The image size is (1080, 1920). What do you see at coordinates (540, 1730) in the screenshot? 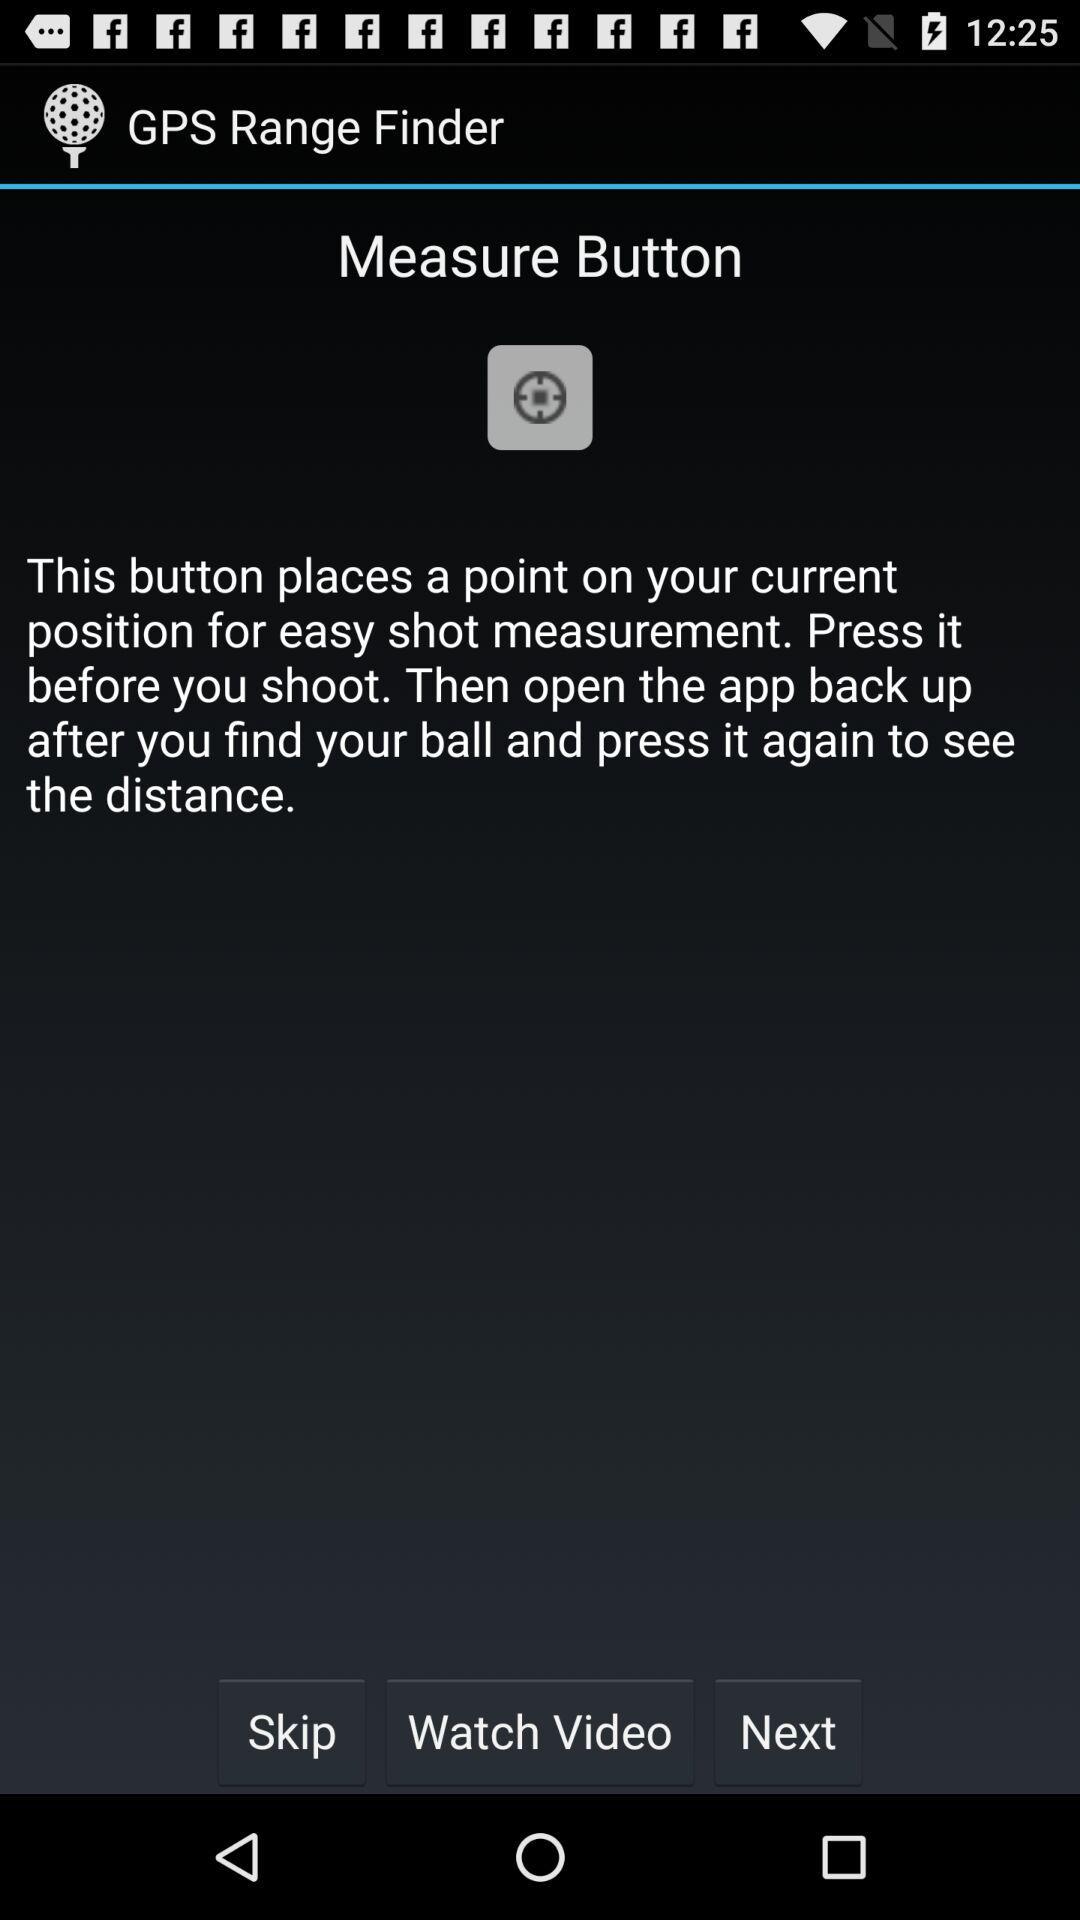
I see `the item next to next button` at bounding box center [540, 1730].